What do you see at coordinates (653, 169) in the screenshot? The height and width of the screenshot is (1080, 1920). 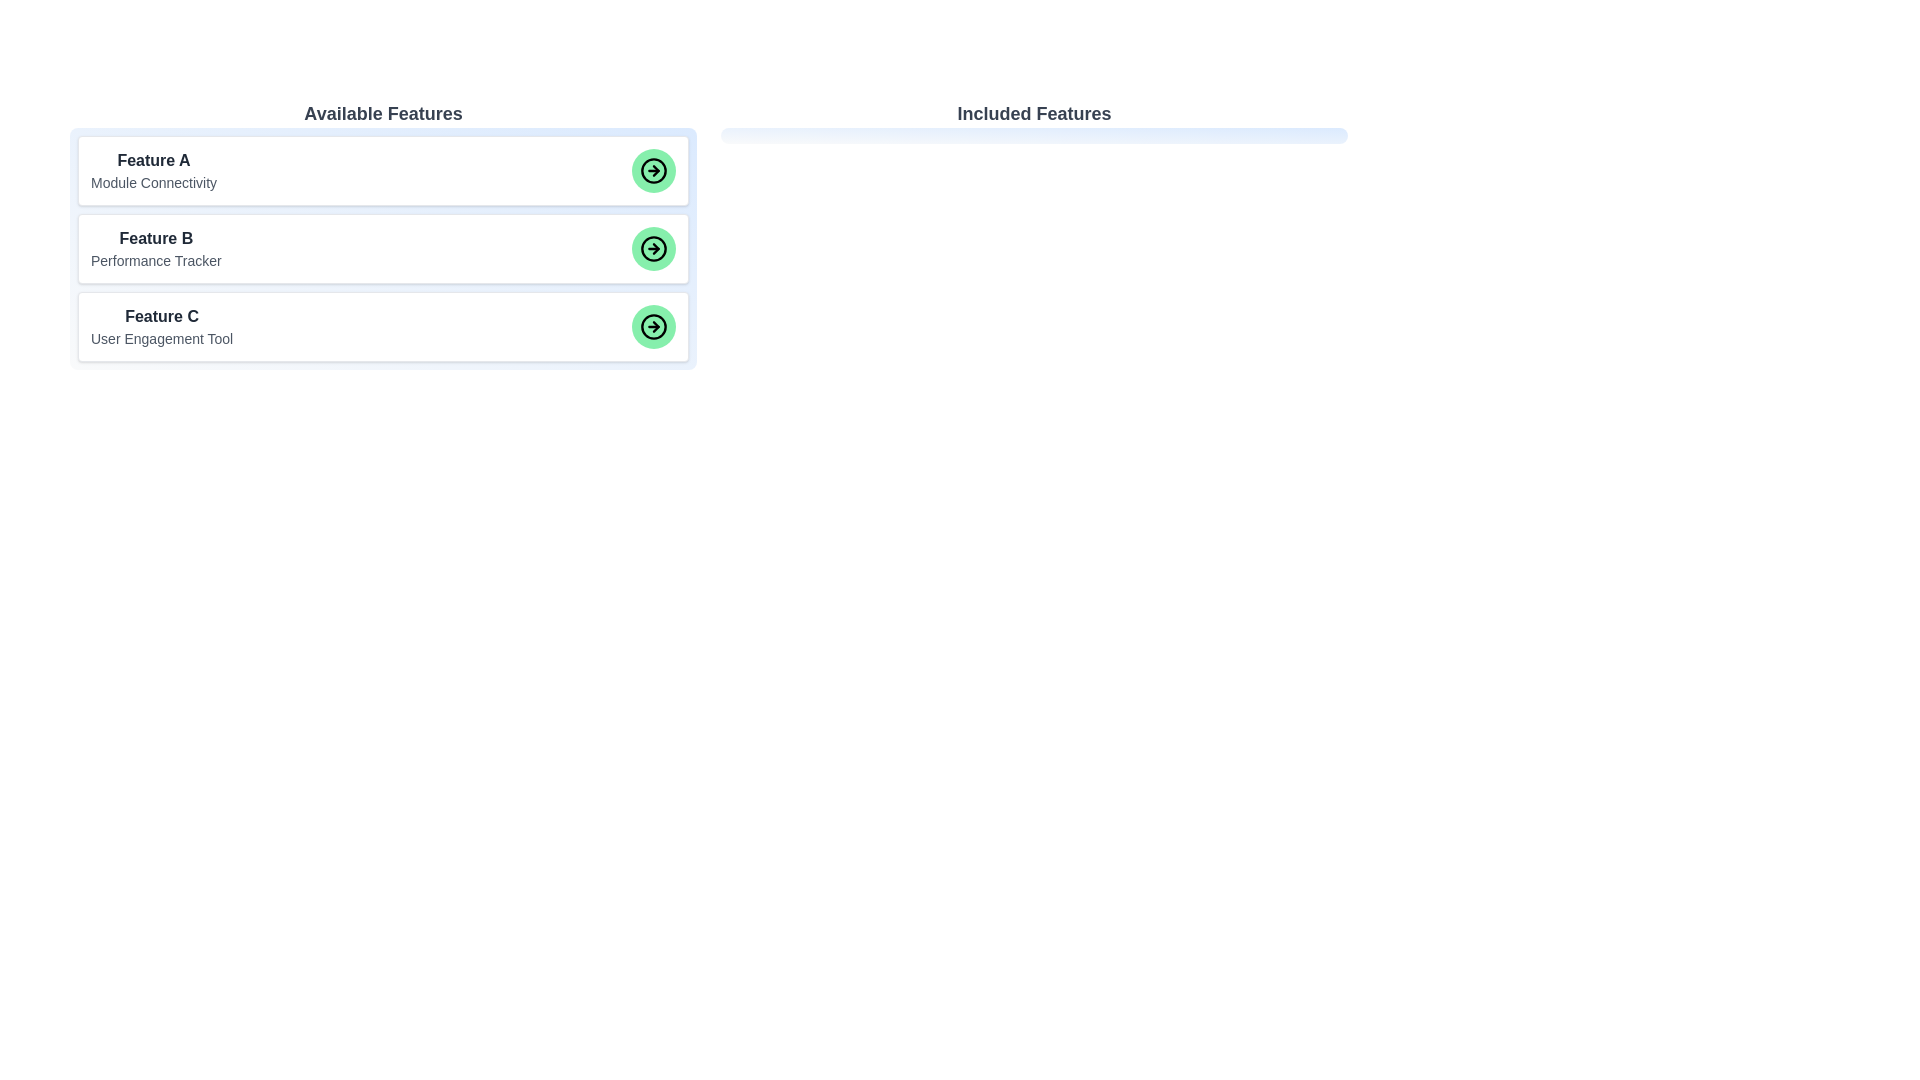 I see `green arrow button for the item labeled Feature A` at bounding box center [653, 169].